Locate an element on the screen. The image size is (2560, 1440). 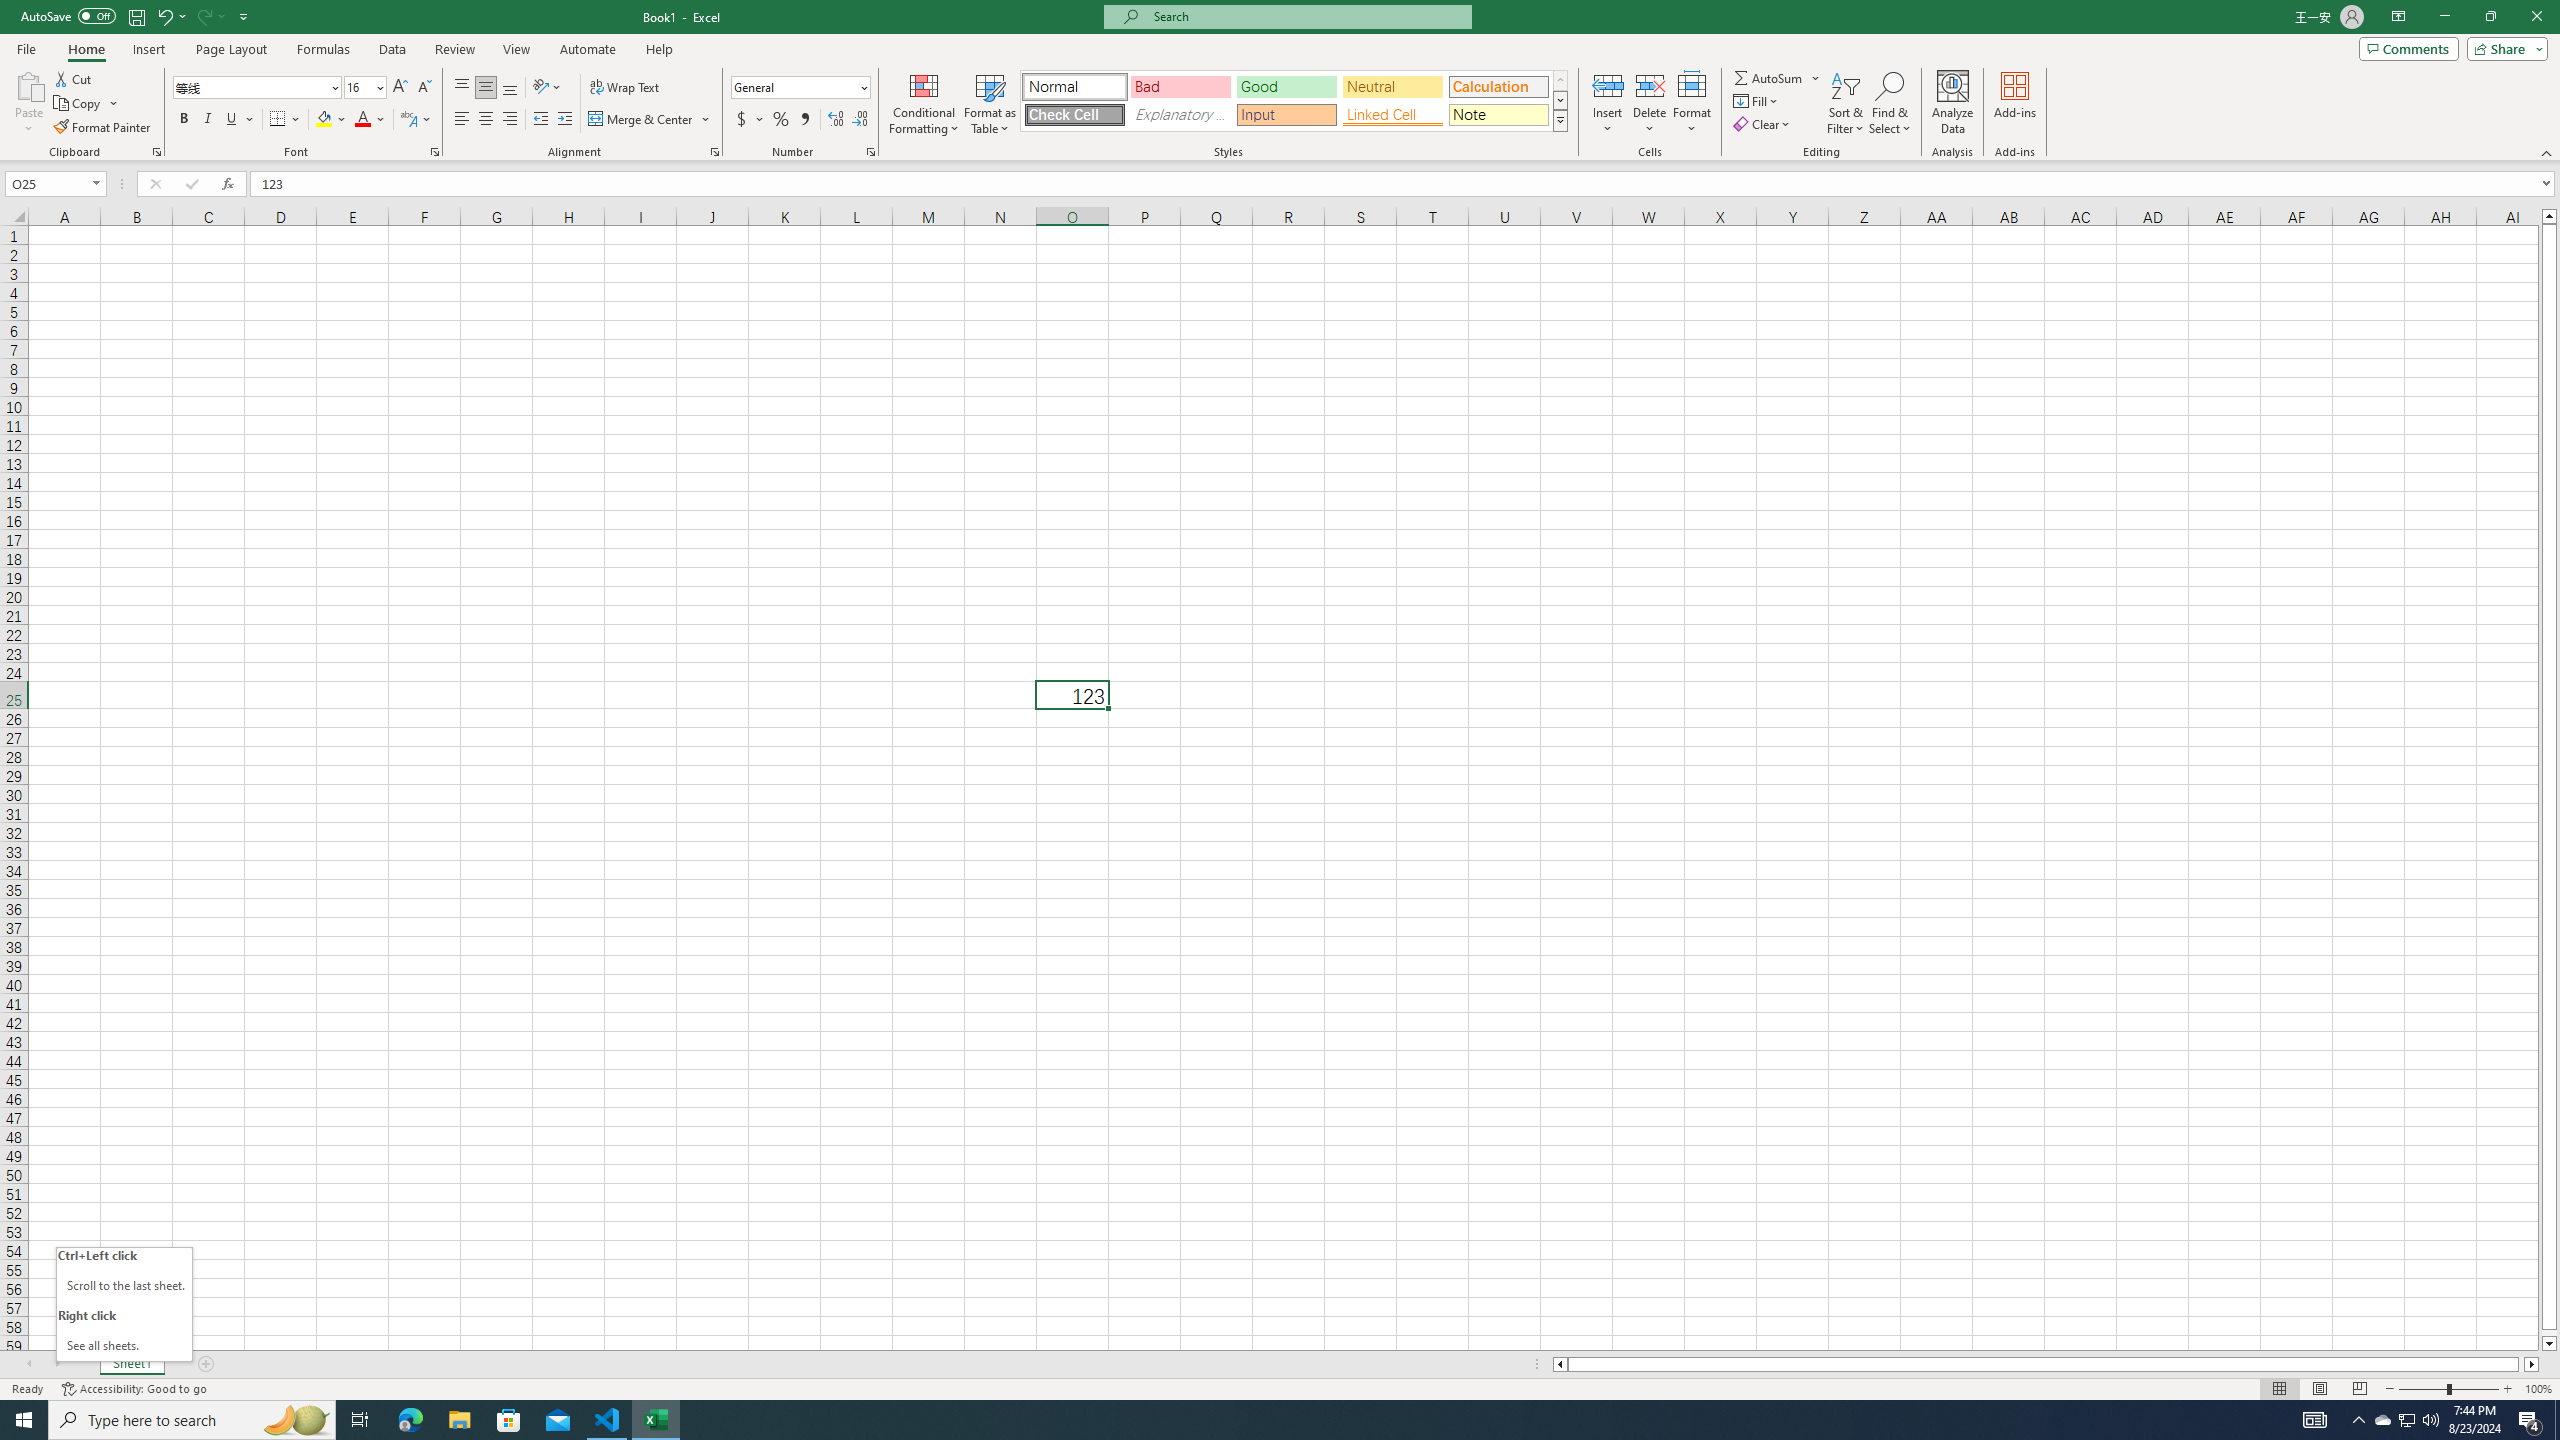
'Orientation' is located at coordinates (546, 87).